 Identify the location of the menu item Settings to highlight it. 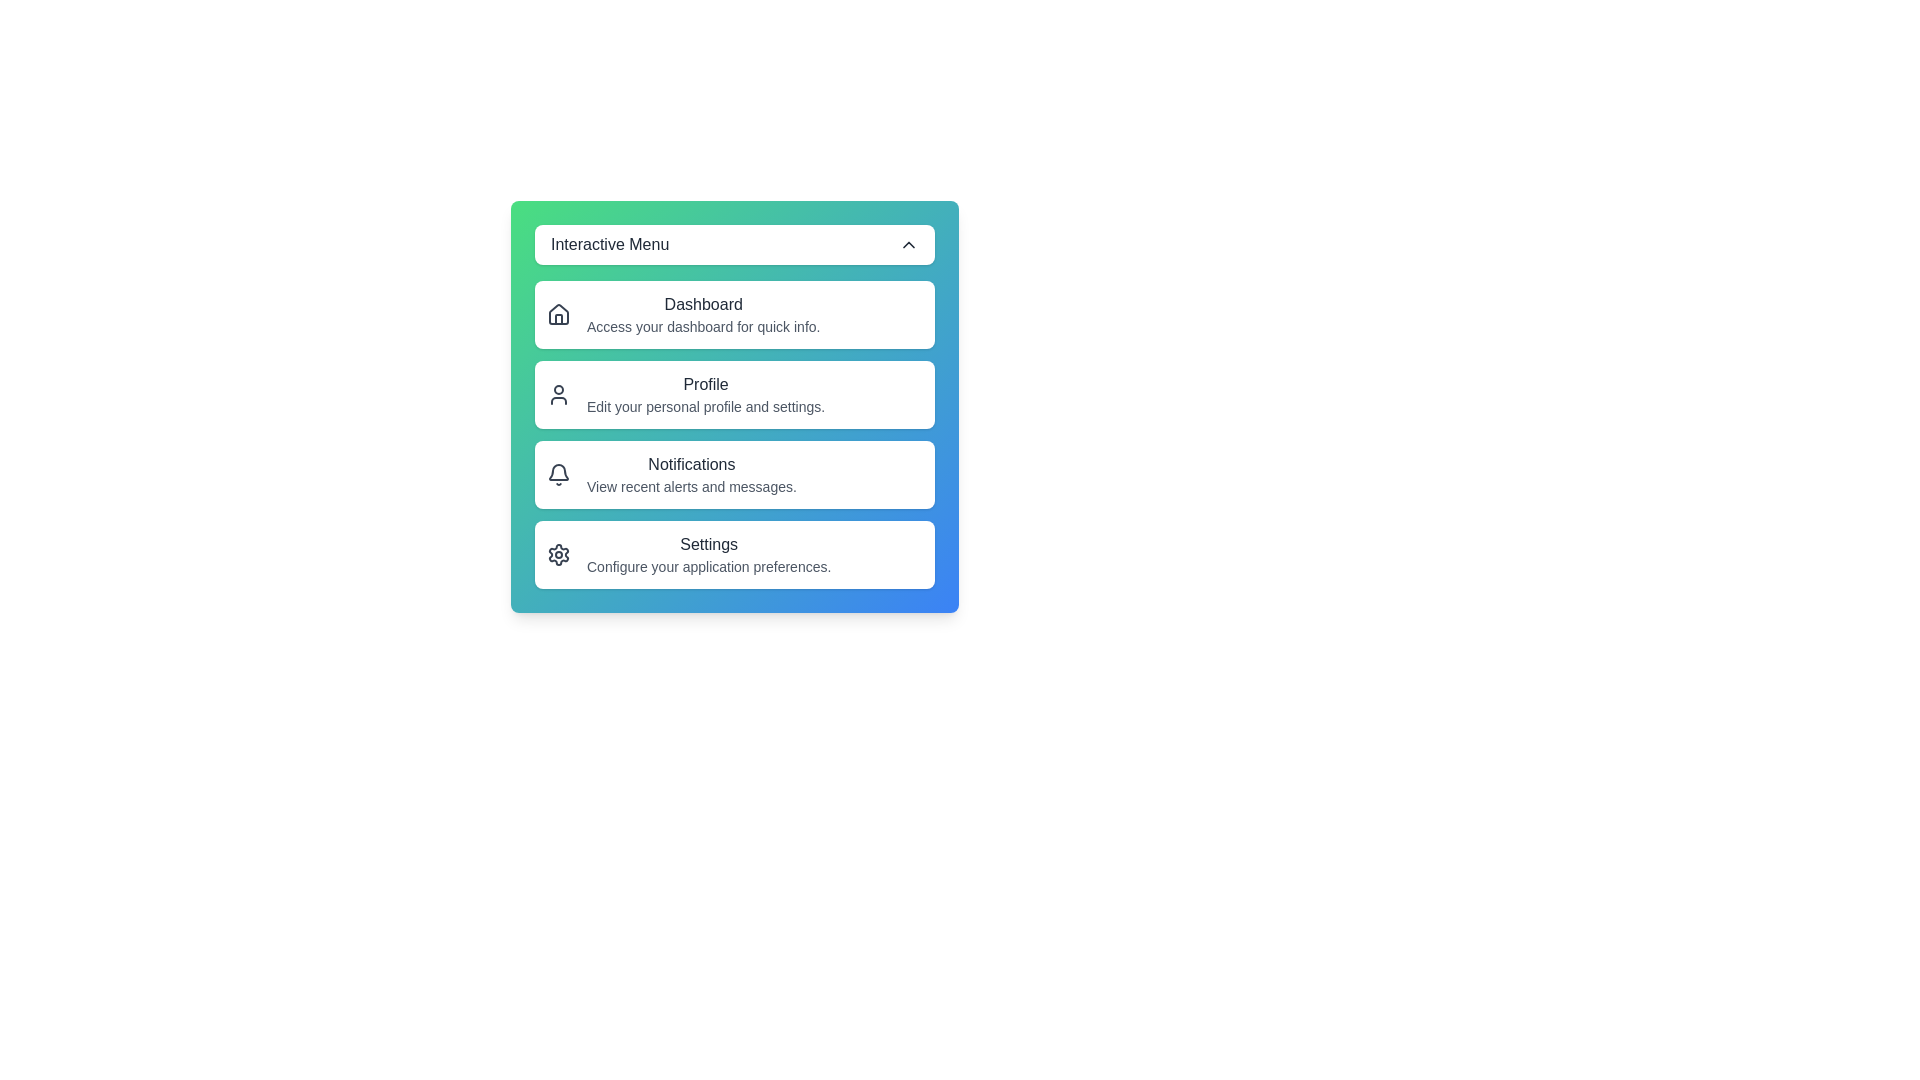
(733, 555).